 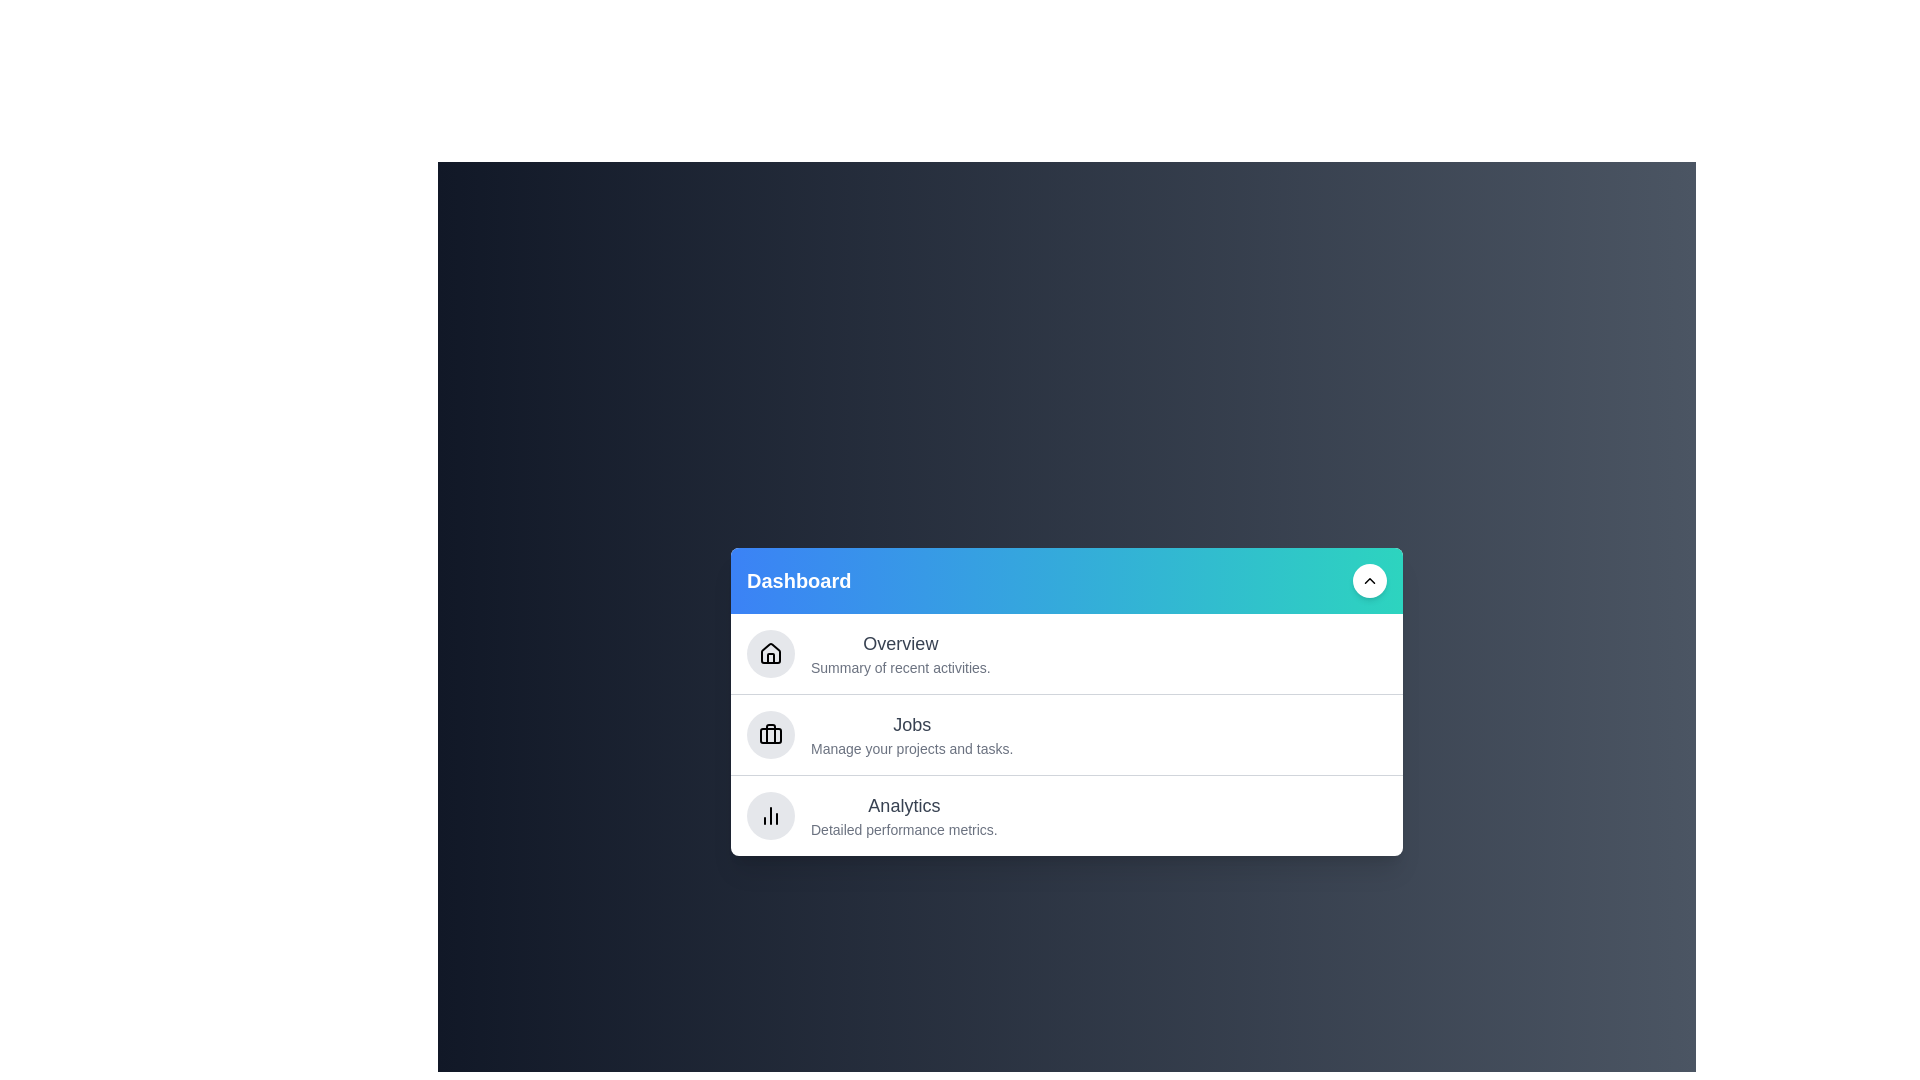 I want to click on button with the chevron icon to toggle the panel's visibility, so click(x=1368, y=581).